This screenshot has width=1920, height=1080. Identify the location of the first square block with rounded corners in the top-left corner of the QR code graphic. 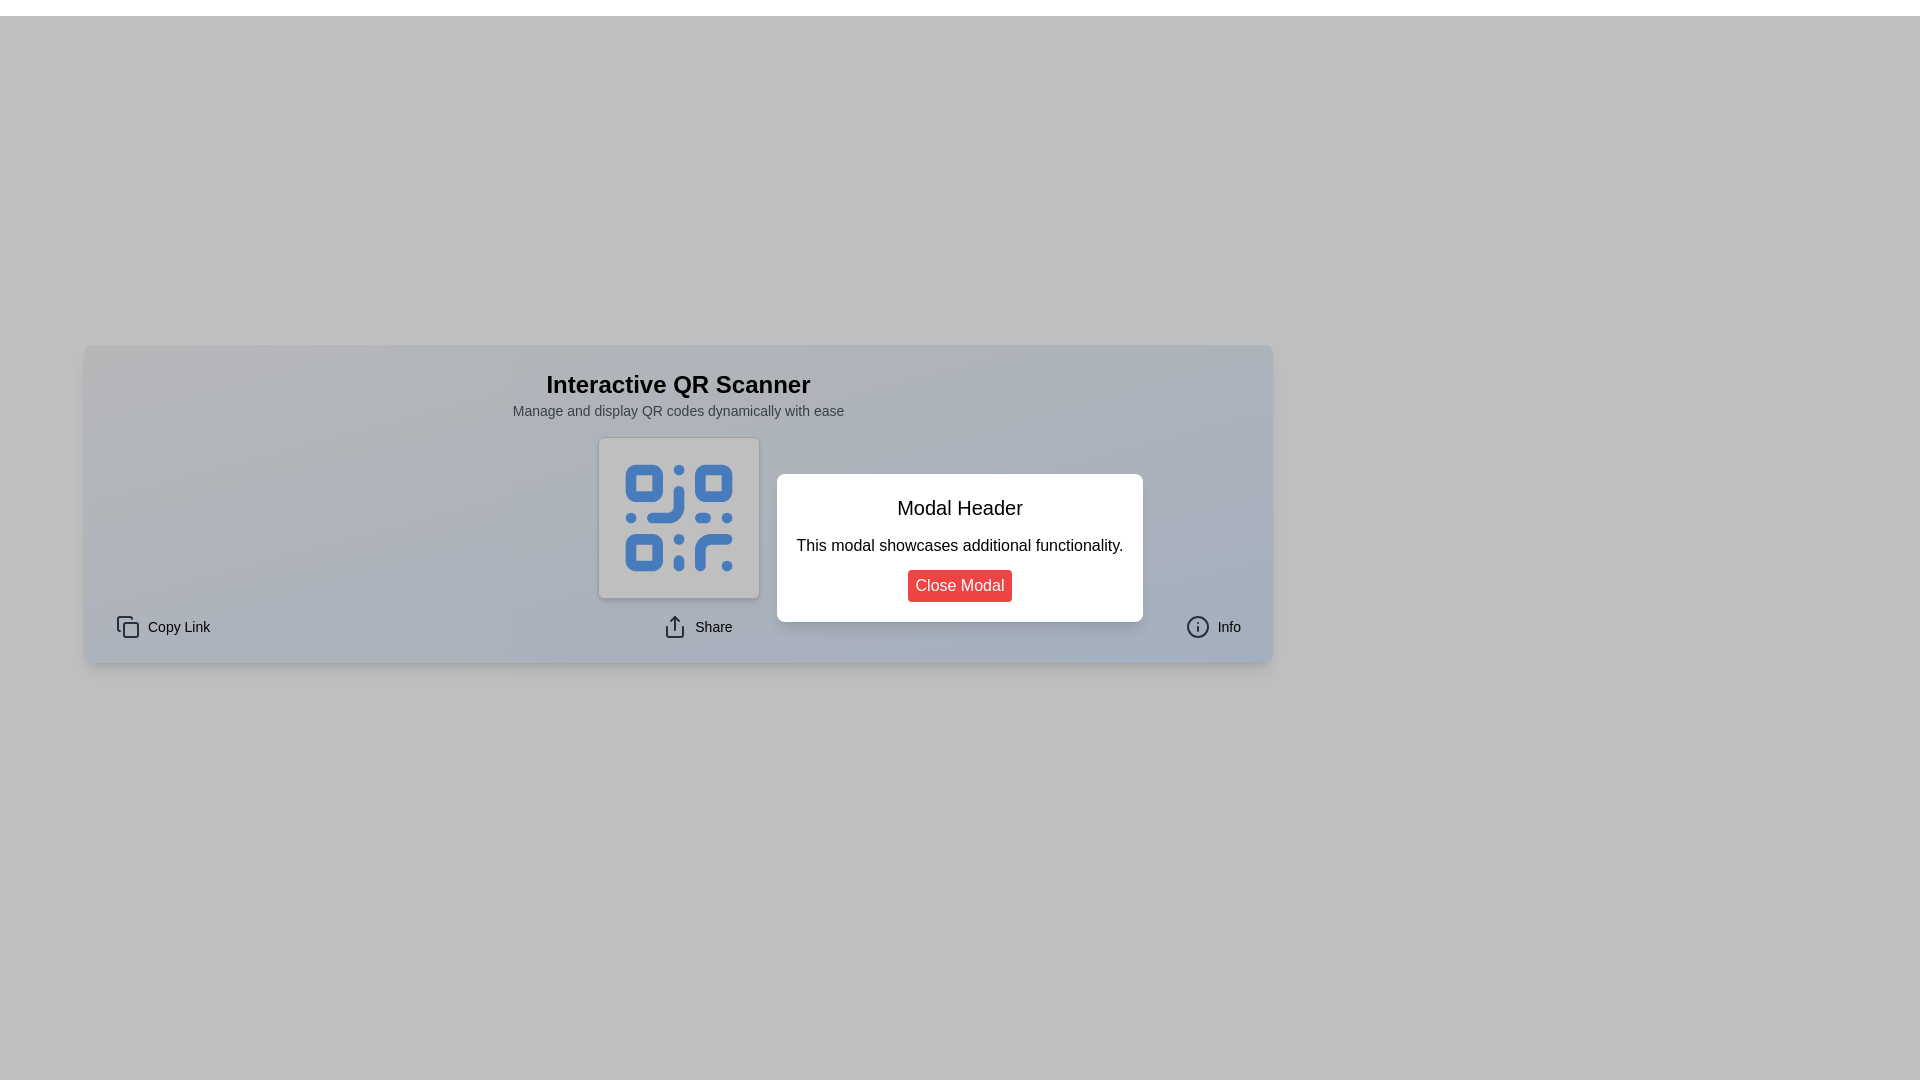
(643, 483).